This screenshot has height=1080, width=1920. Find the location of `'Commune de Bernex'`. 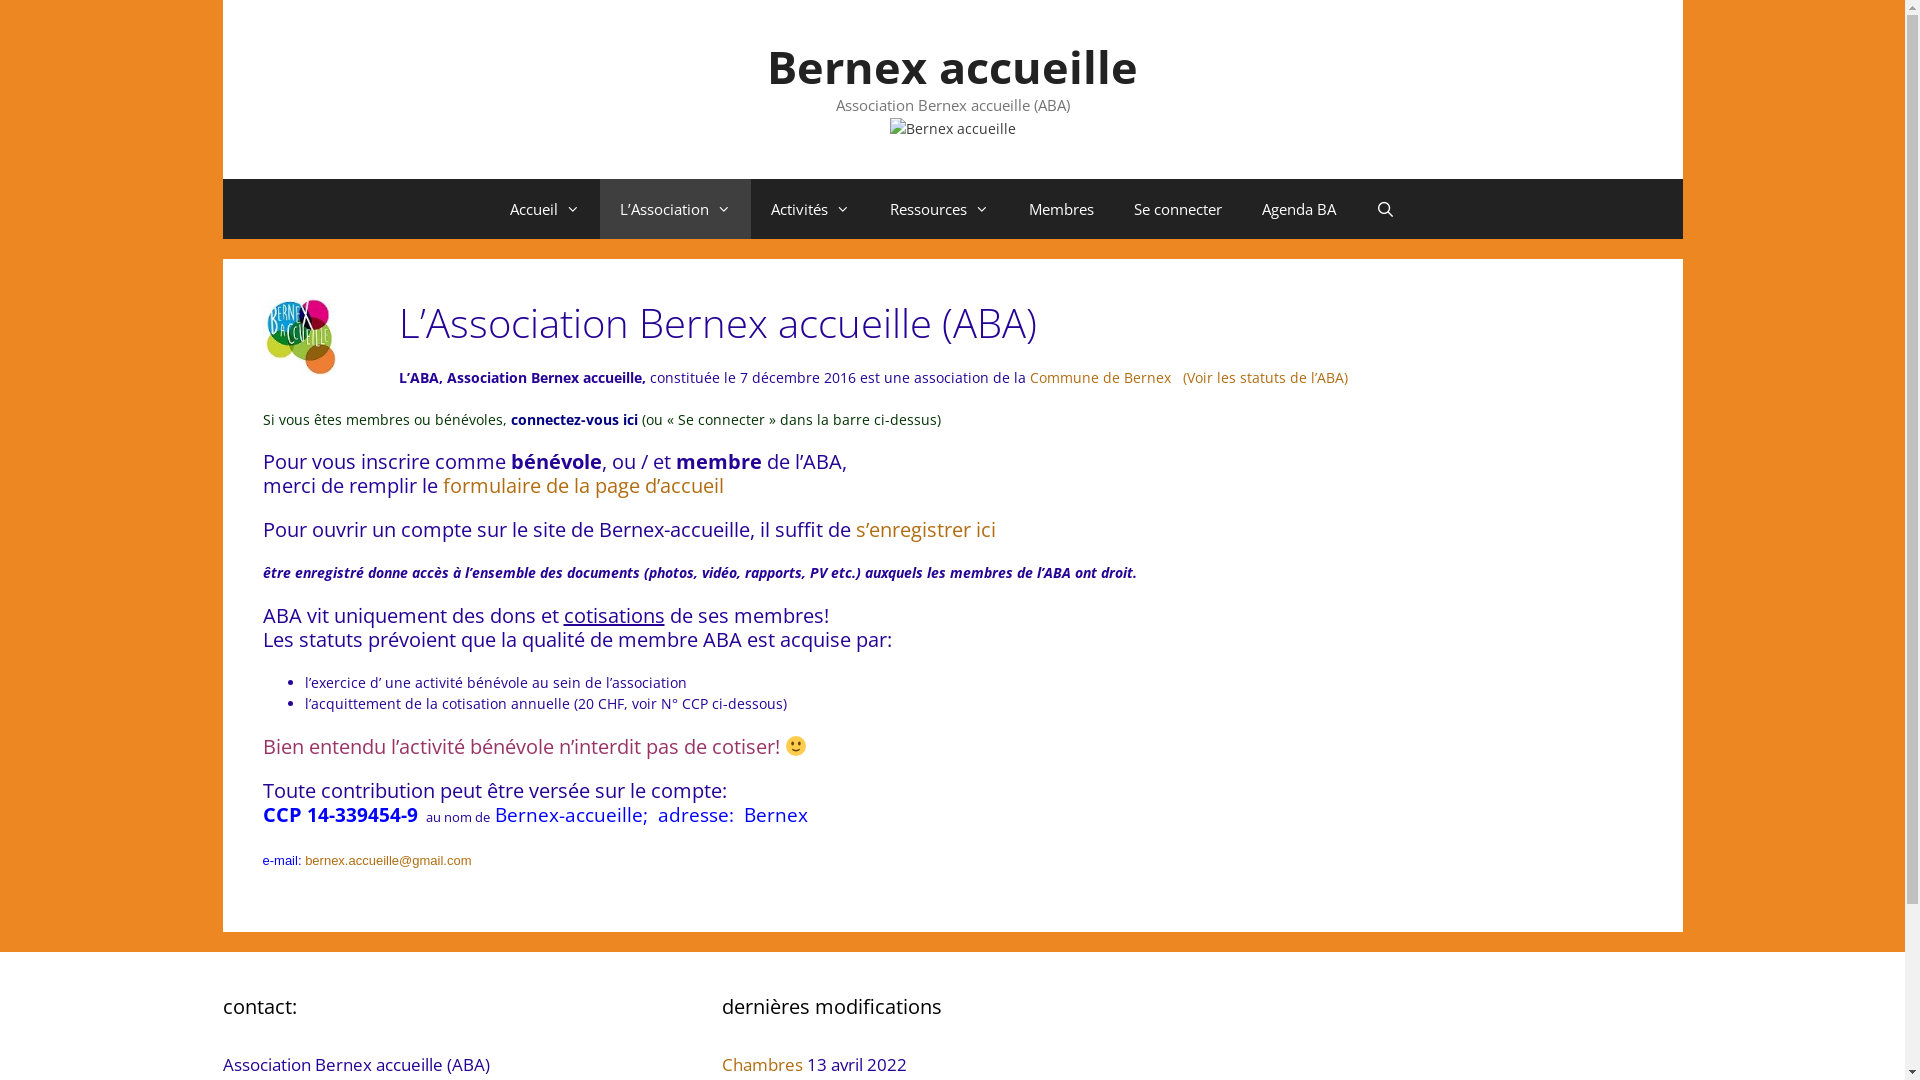

'Commune de Bernex' is located at coordinates (1097, 377).